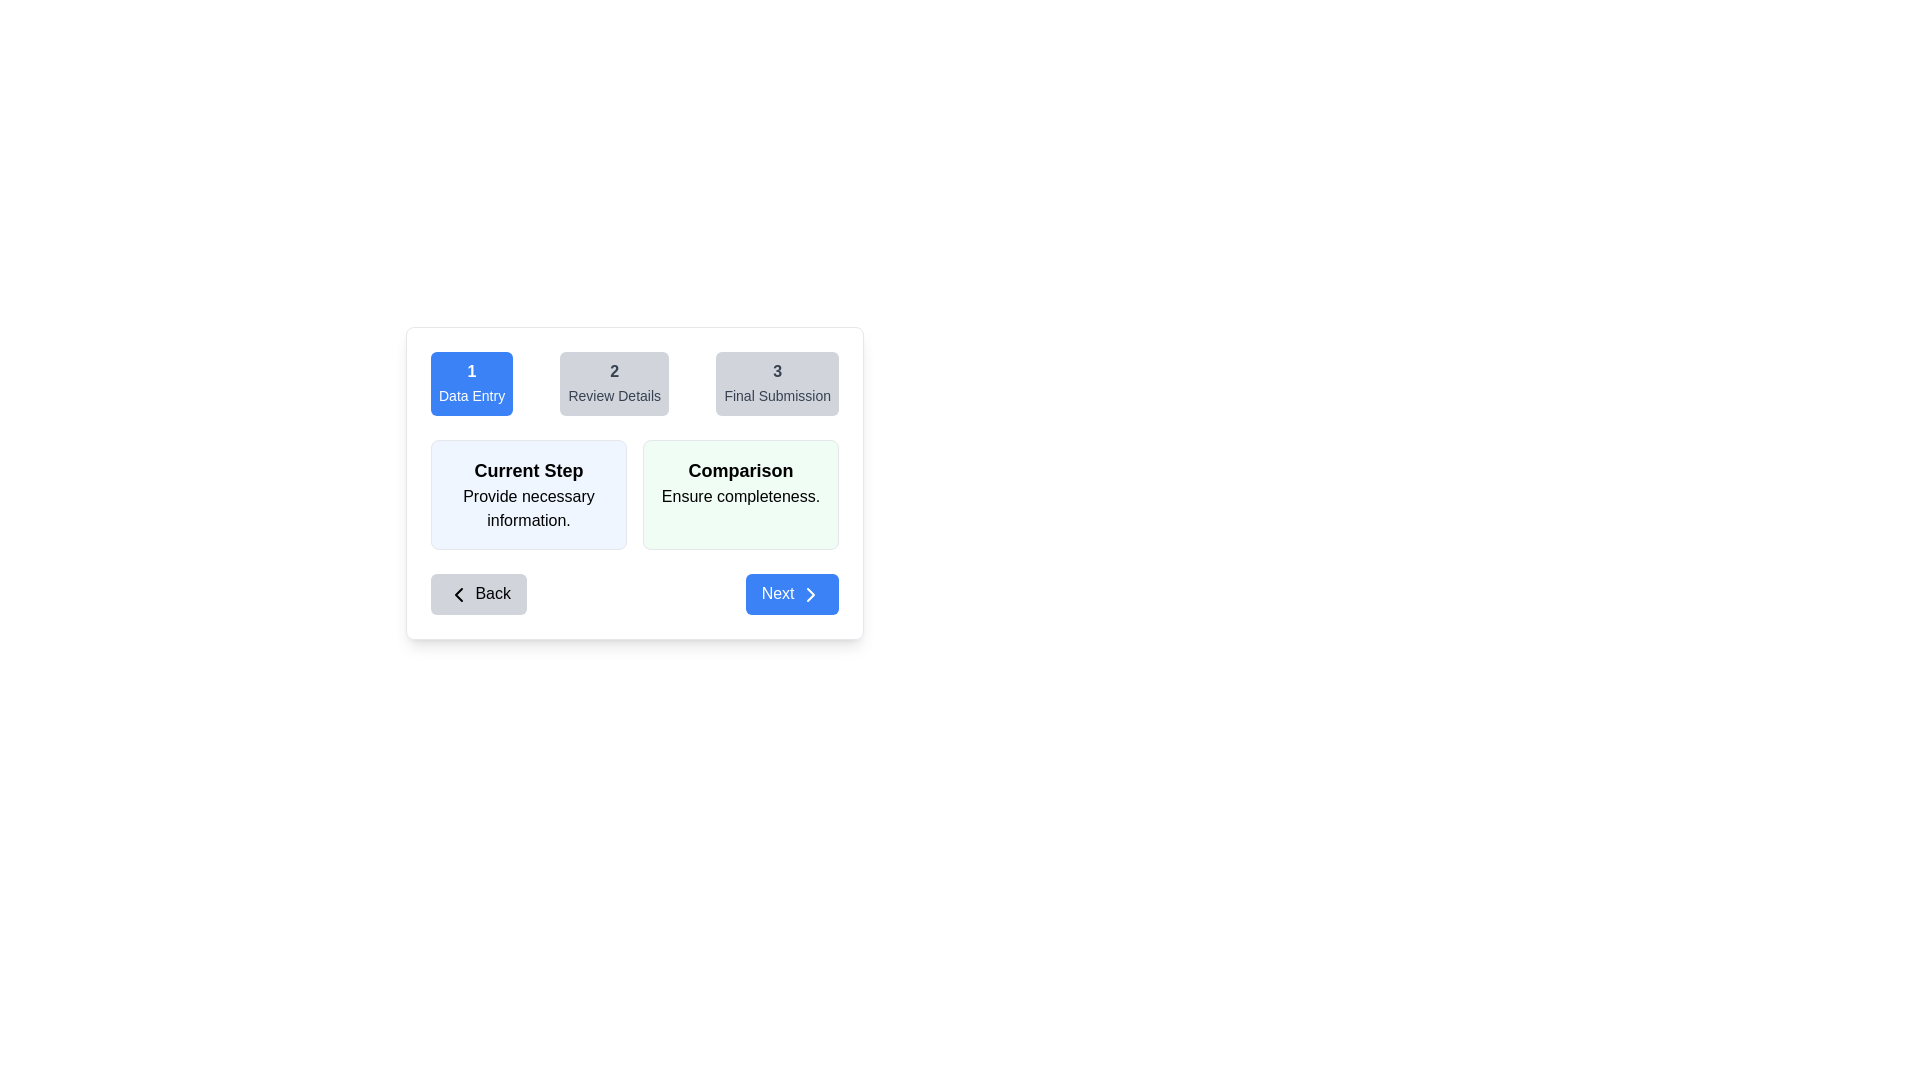  What do you see at coordinates (613, 371) in the screenshot?
I see `the second step indicator displaying the numeral '2' within the step navigation bar, which is part of the process indicating 'Review Details'` at bounding box center [613, 371].